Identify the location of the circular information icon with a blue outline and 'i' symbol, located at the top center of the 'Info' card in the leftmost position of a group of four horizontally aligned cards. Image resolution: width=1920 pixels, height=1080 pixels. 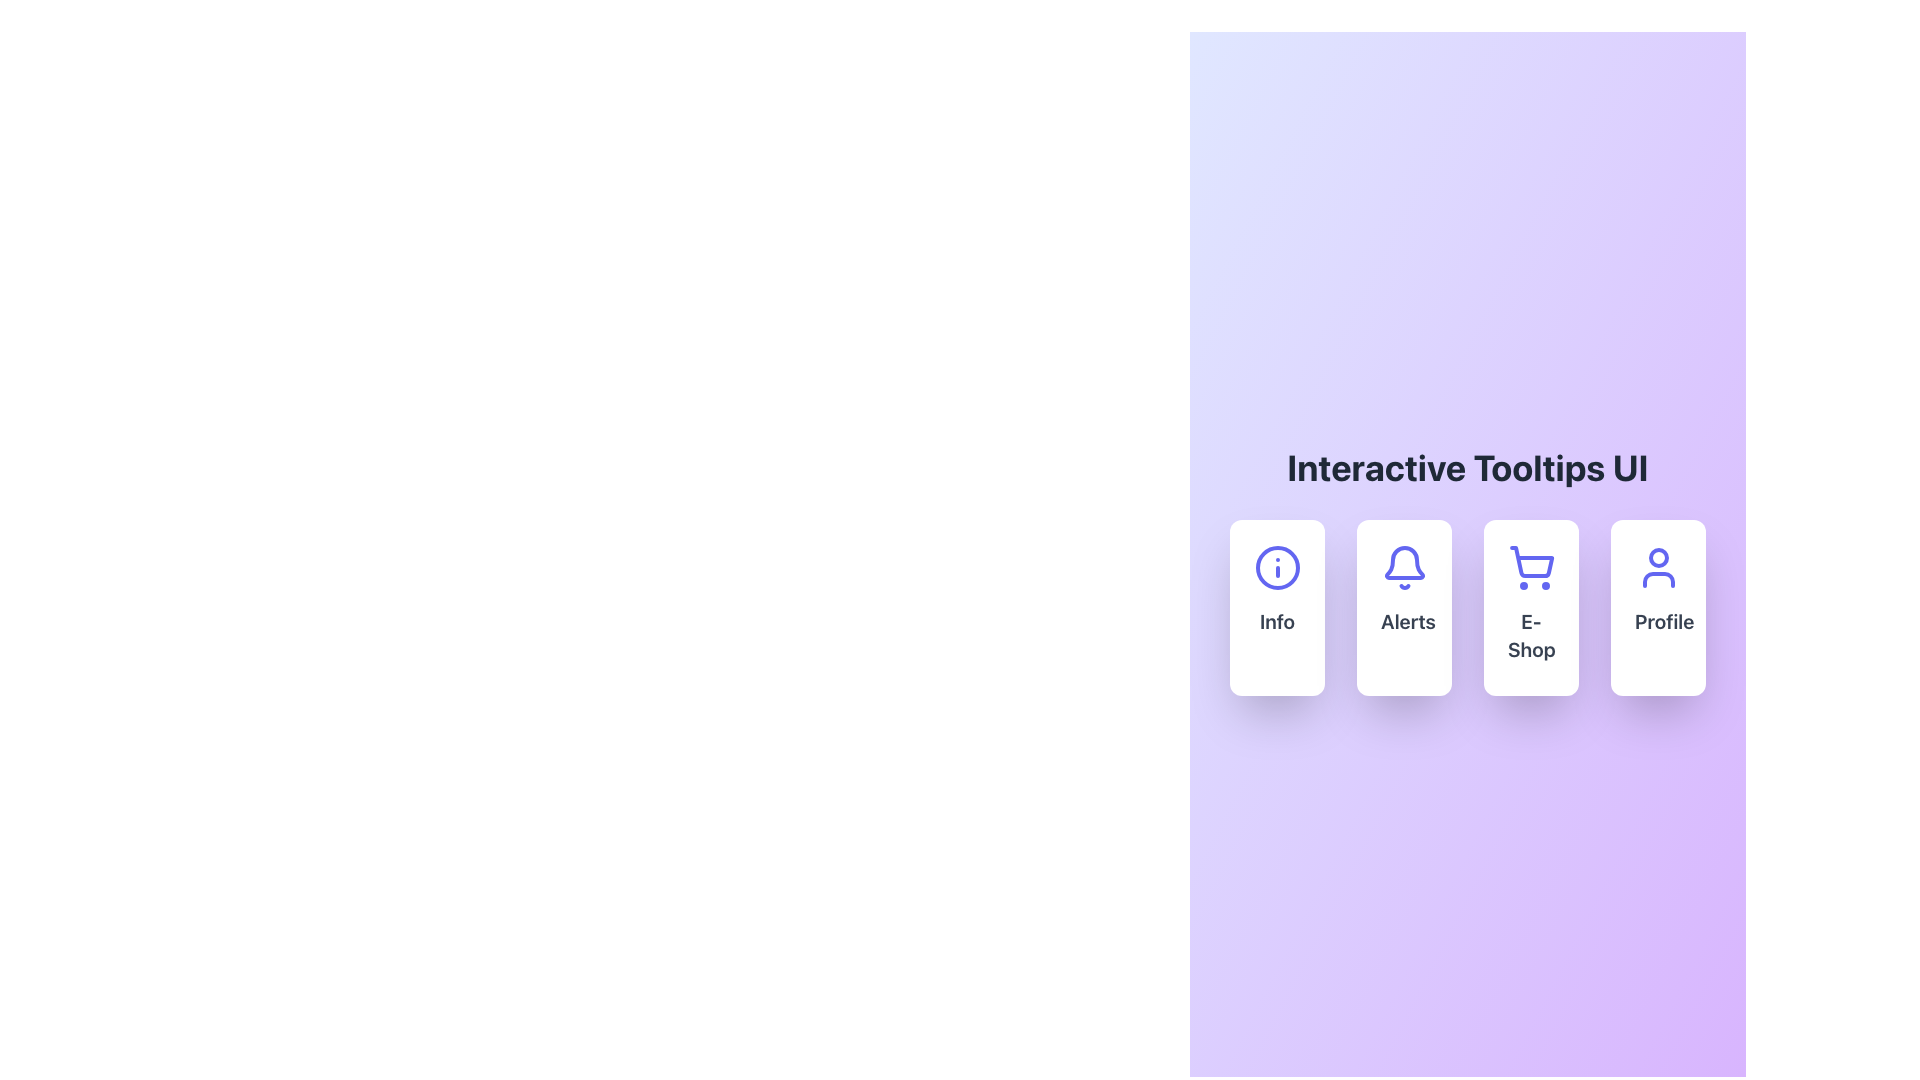
(1276, 567).